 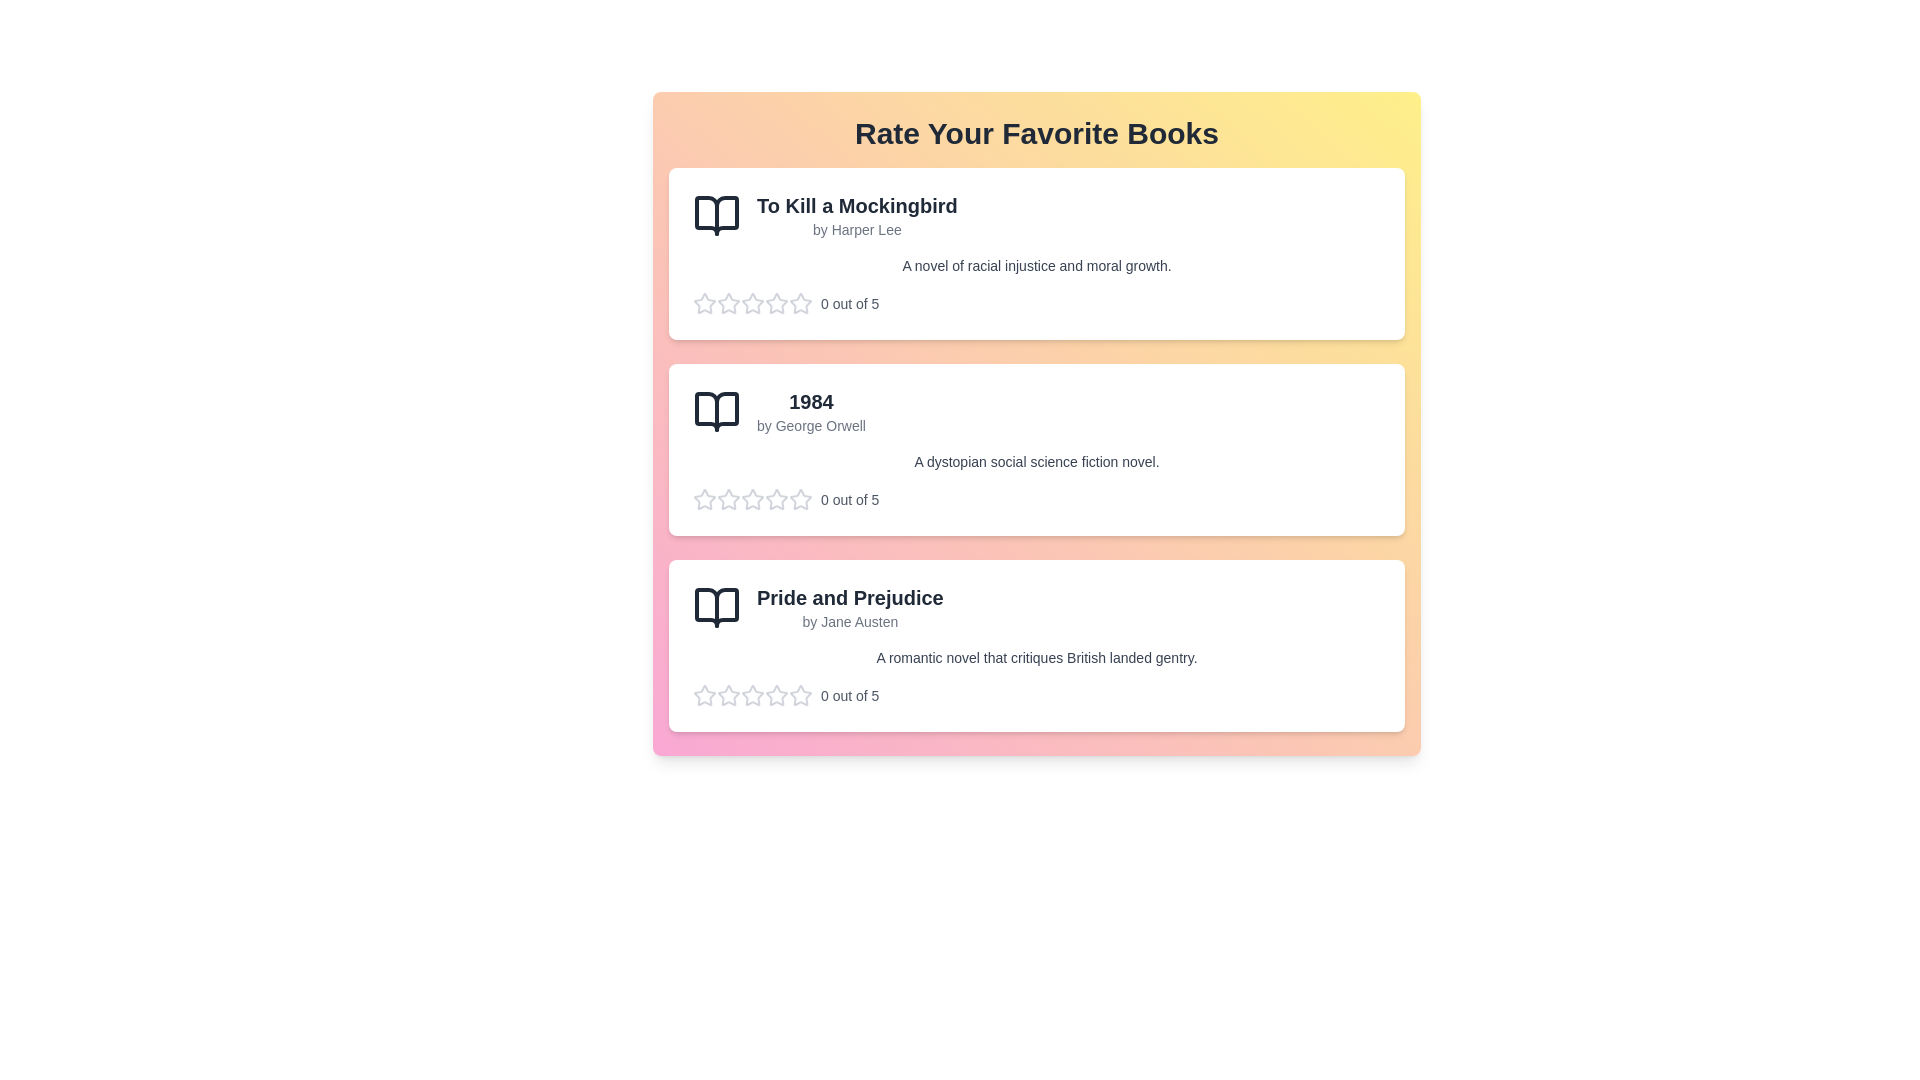 What do you see at coordinates (850, 607) in the screenshot?
I see `the text block displaying the title 'Pride and Prejudice' and the author 'by Jane Austen', located in the third card of the 'Rate Your Favorite Books' section` at bounding box center [850, 607].